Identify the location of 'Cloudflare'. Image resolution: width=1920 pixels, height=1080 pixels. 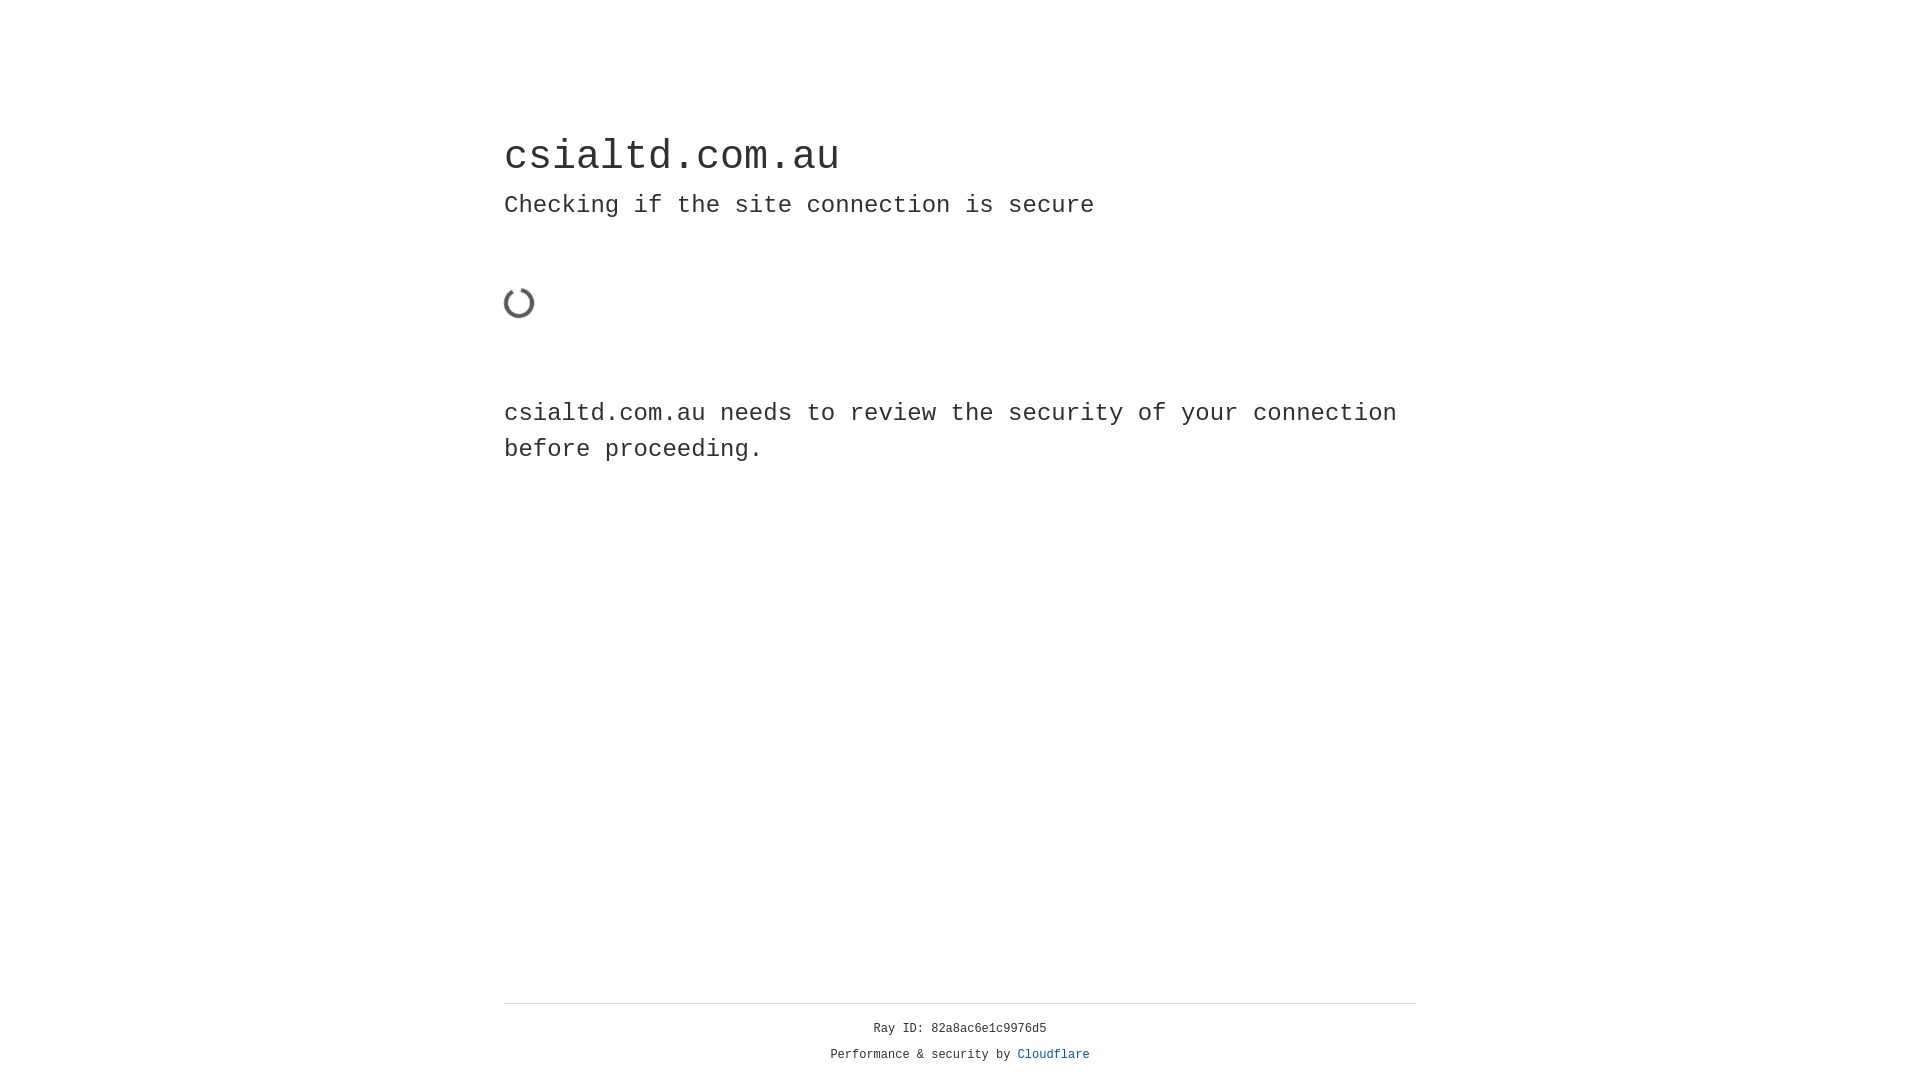
(1017, 1054).